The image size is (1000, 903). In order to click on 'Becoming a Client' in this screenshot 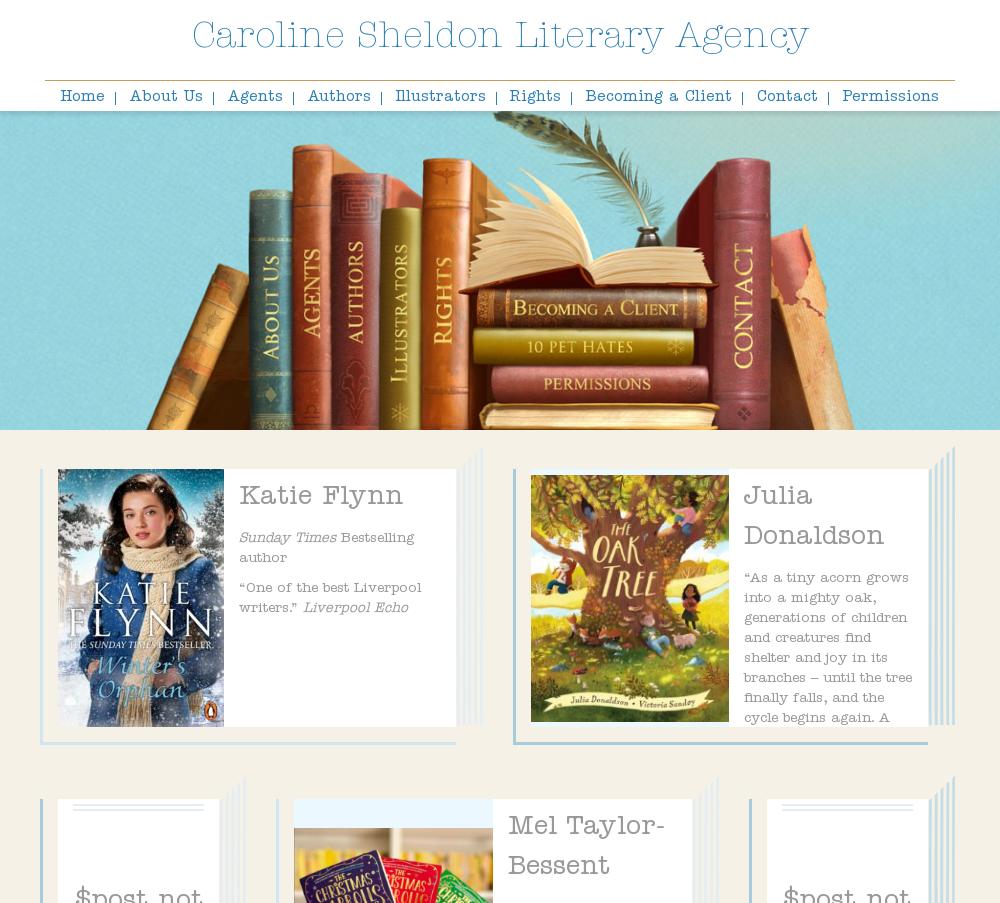, I will do `click(585, 98)`.